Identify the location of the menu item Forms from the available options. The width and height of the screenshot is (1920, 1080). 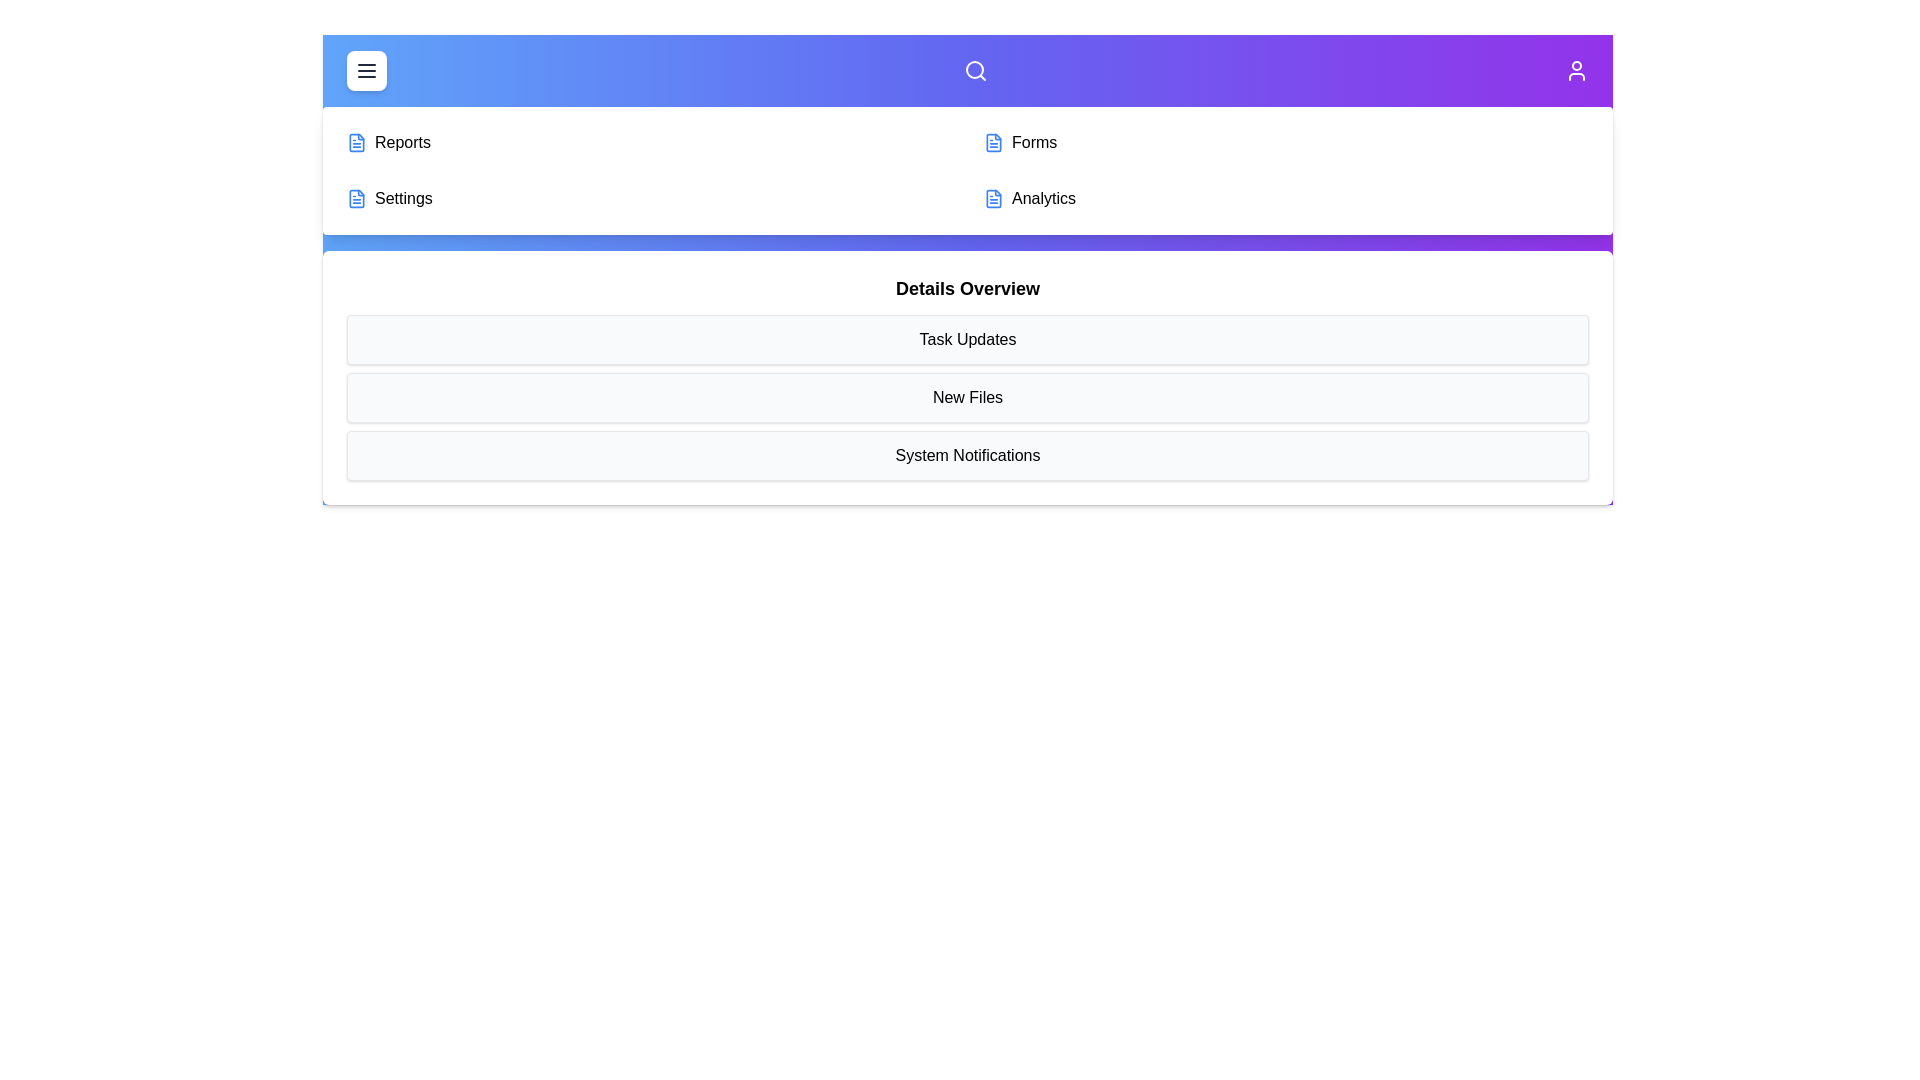
(1286, 141).